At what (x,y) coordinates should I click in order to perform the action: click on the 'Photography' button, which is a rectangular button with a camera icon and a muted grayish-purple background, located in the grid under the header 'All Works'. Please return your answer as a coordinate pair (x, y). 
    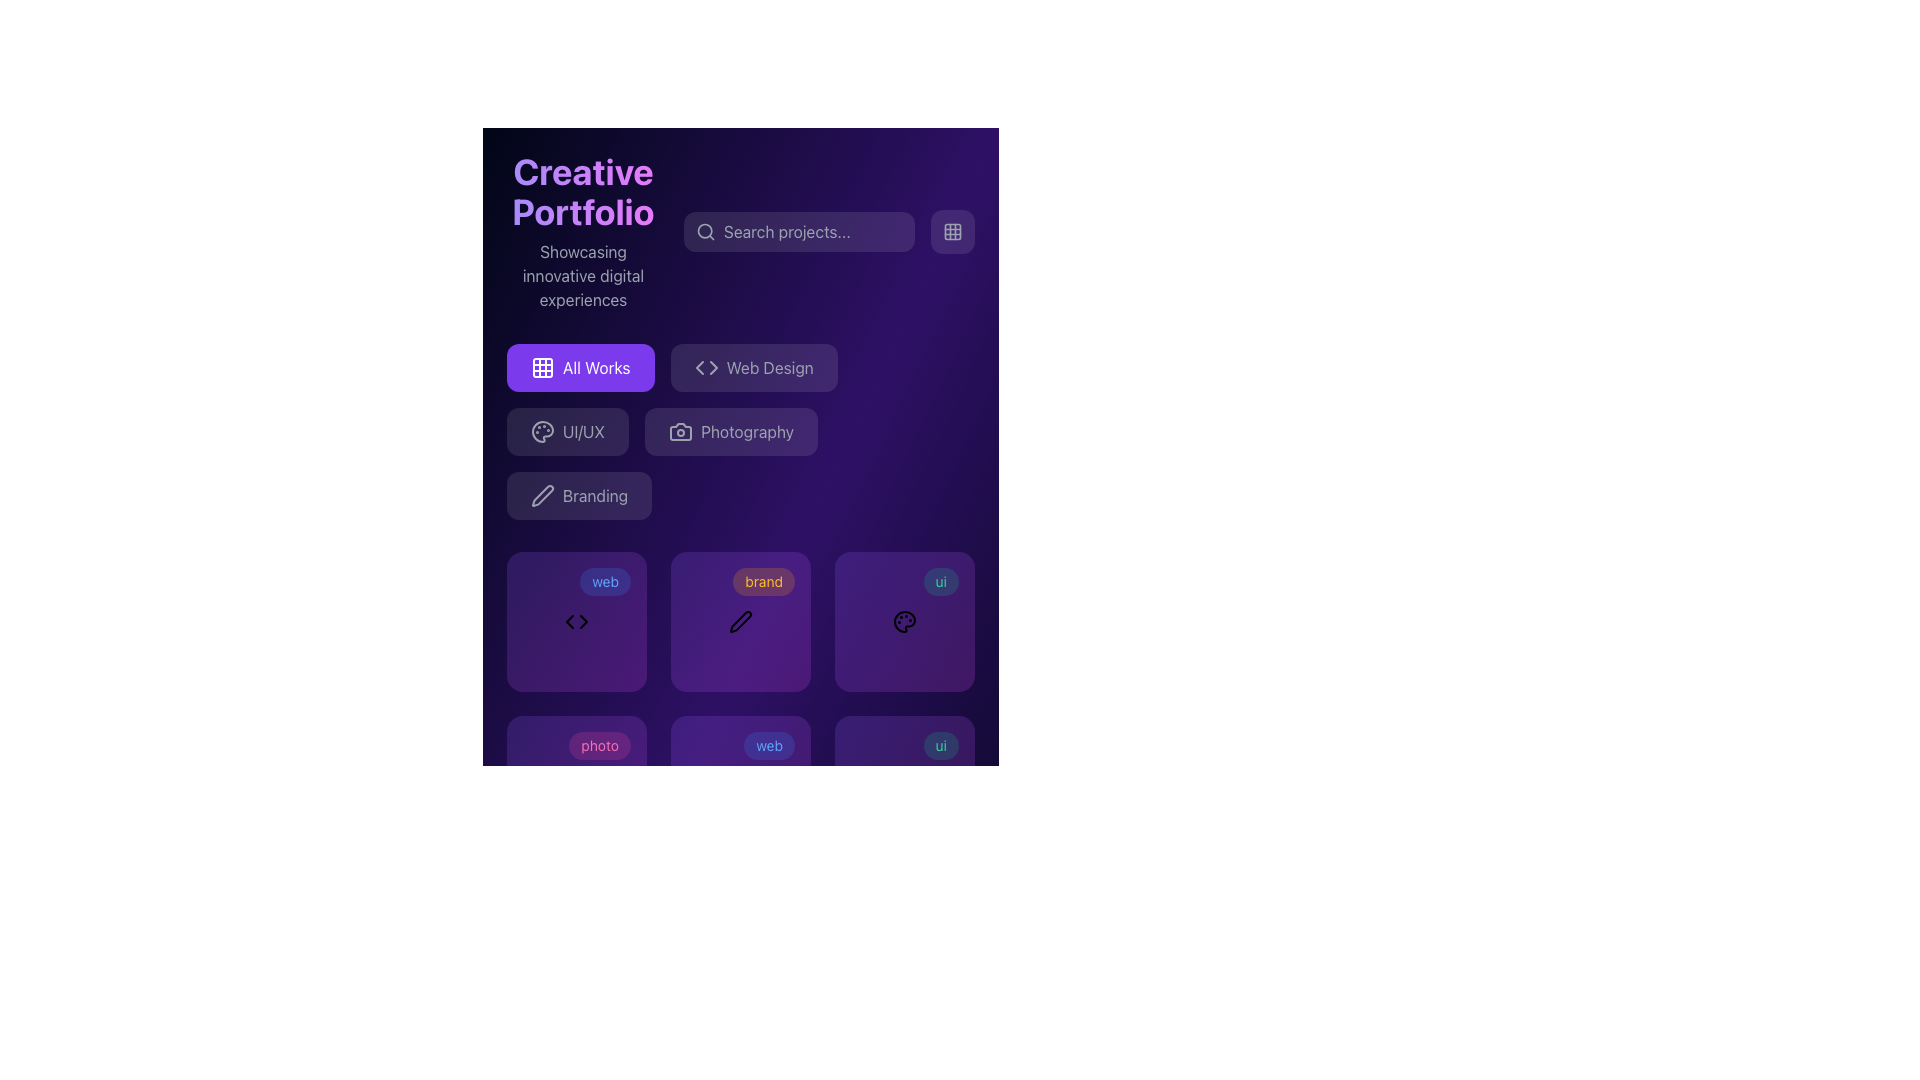
    Looking at the image, I should click on (739, 431).